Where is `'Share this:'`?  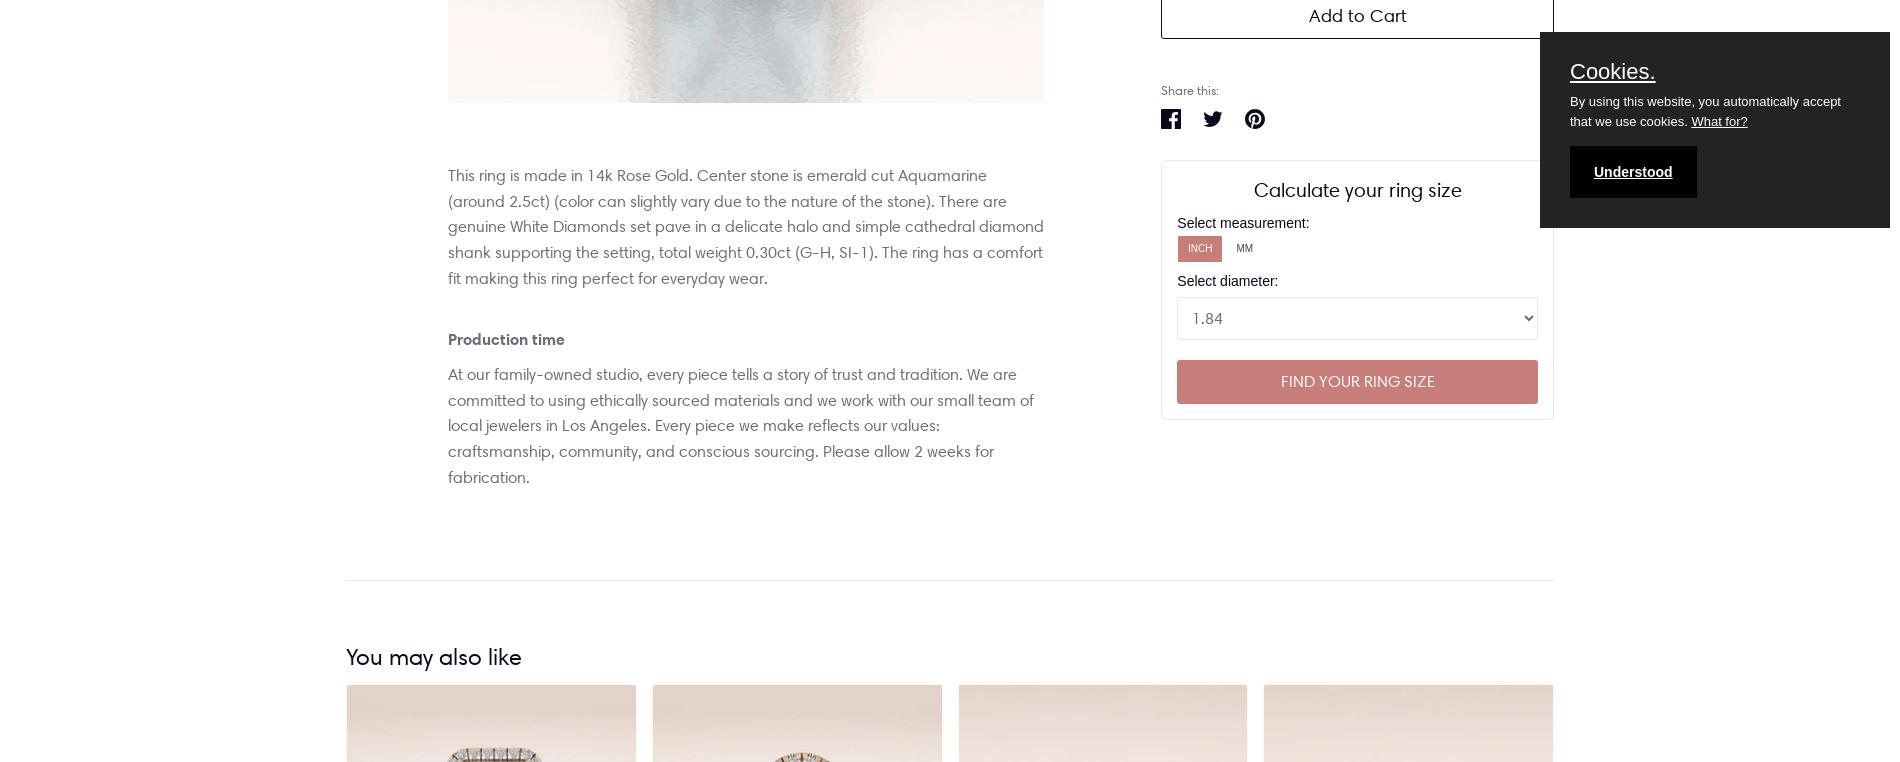 'Share this:' is located at coordinates (1188, 89).